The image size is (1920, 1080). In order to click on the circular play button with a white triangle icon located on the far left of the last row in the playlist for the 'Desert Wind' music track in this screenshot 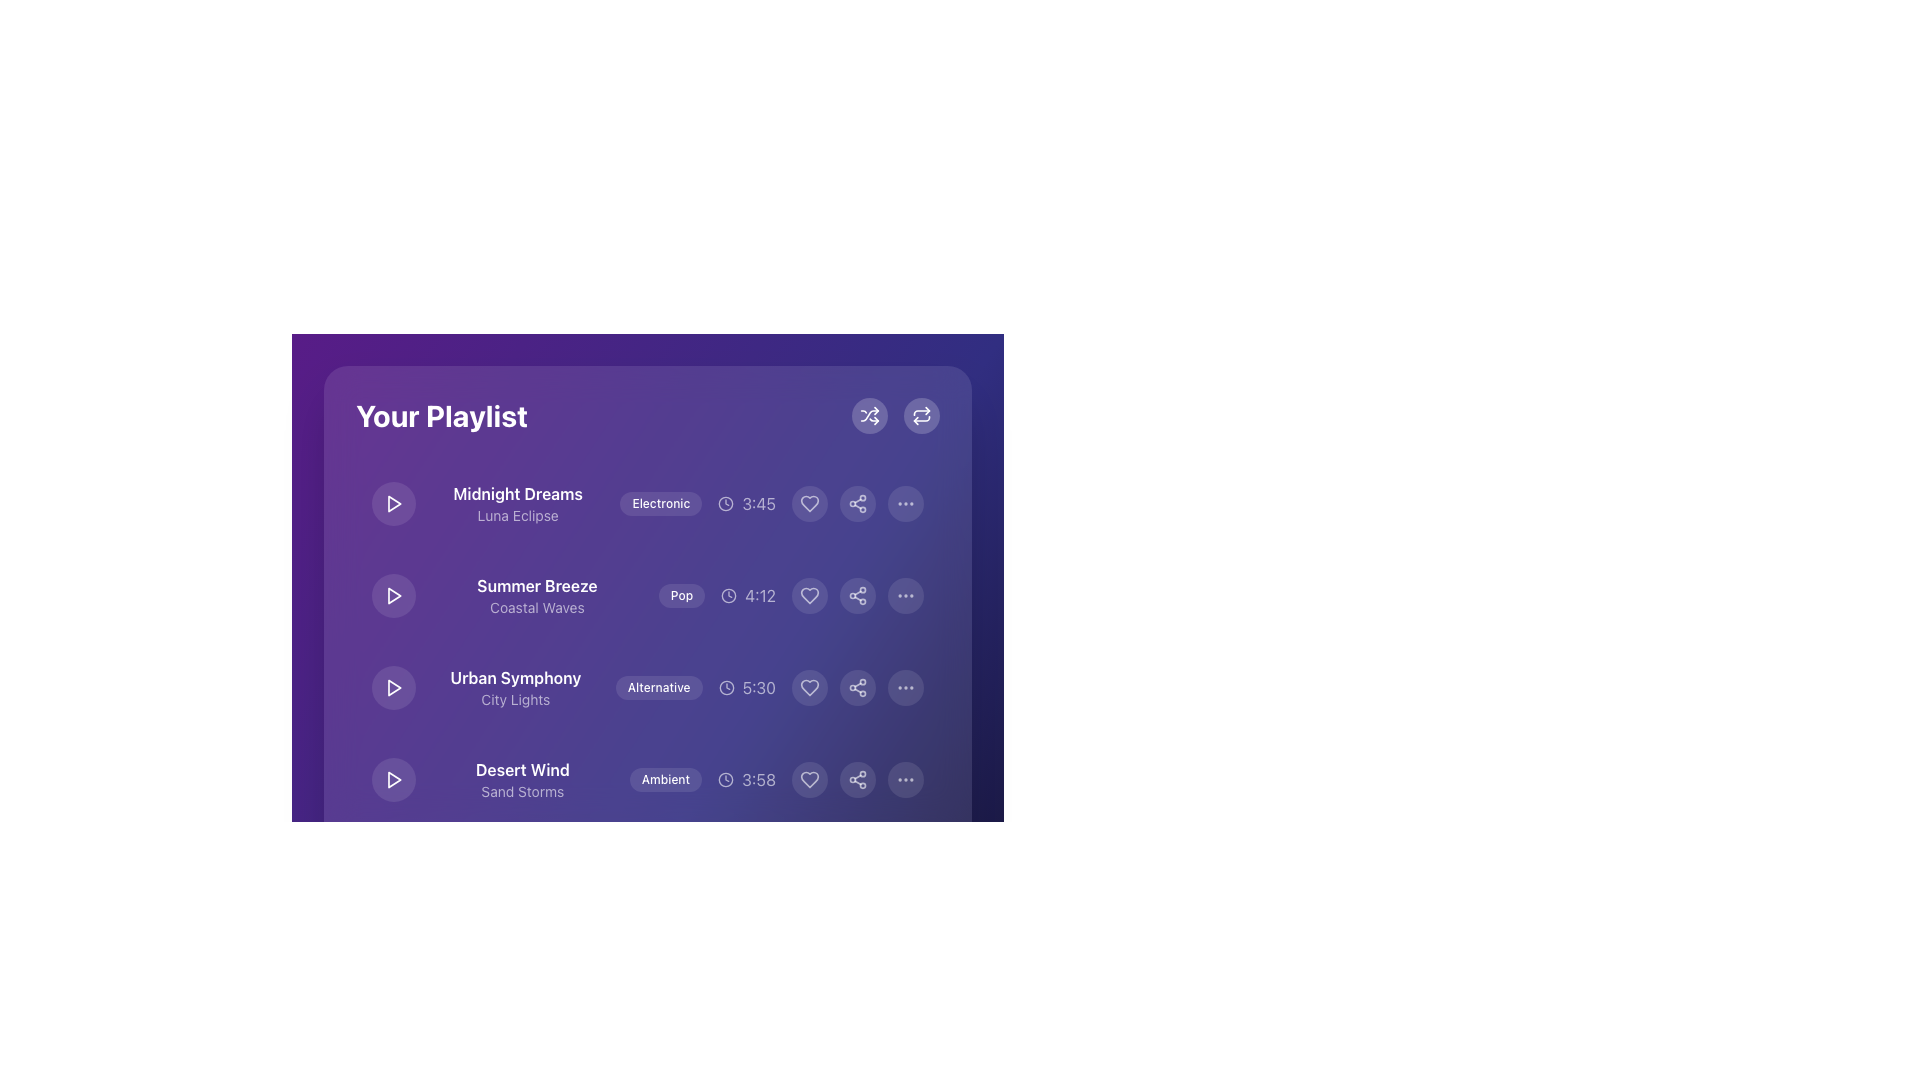, I will do `click(393, 778)`.